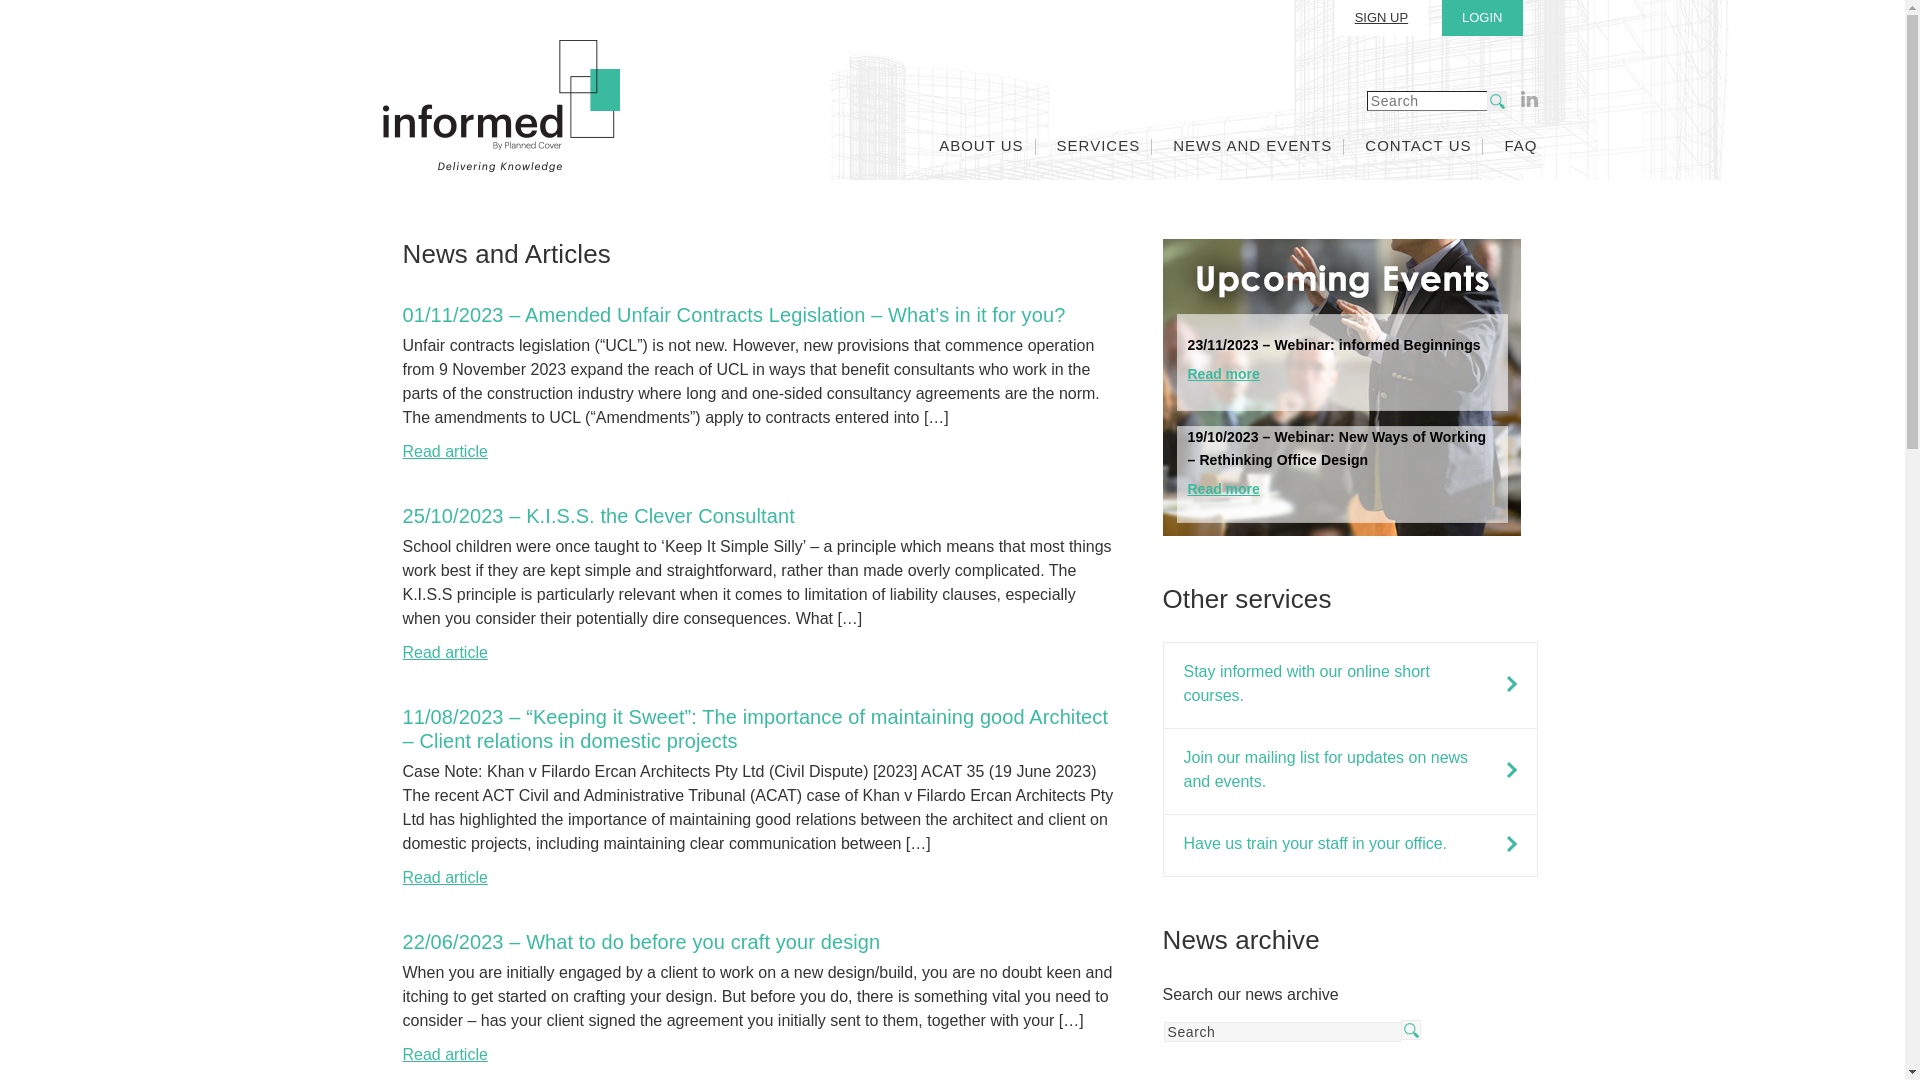 This screenshot has width=1920, height=1080. What do you see at coordinates (1416, 144) in the screenshot?
I see `'CONTACT US'` at bounding box center [1416, 144].